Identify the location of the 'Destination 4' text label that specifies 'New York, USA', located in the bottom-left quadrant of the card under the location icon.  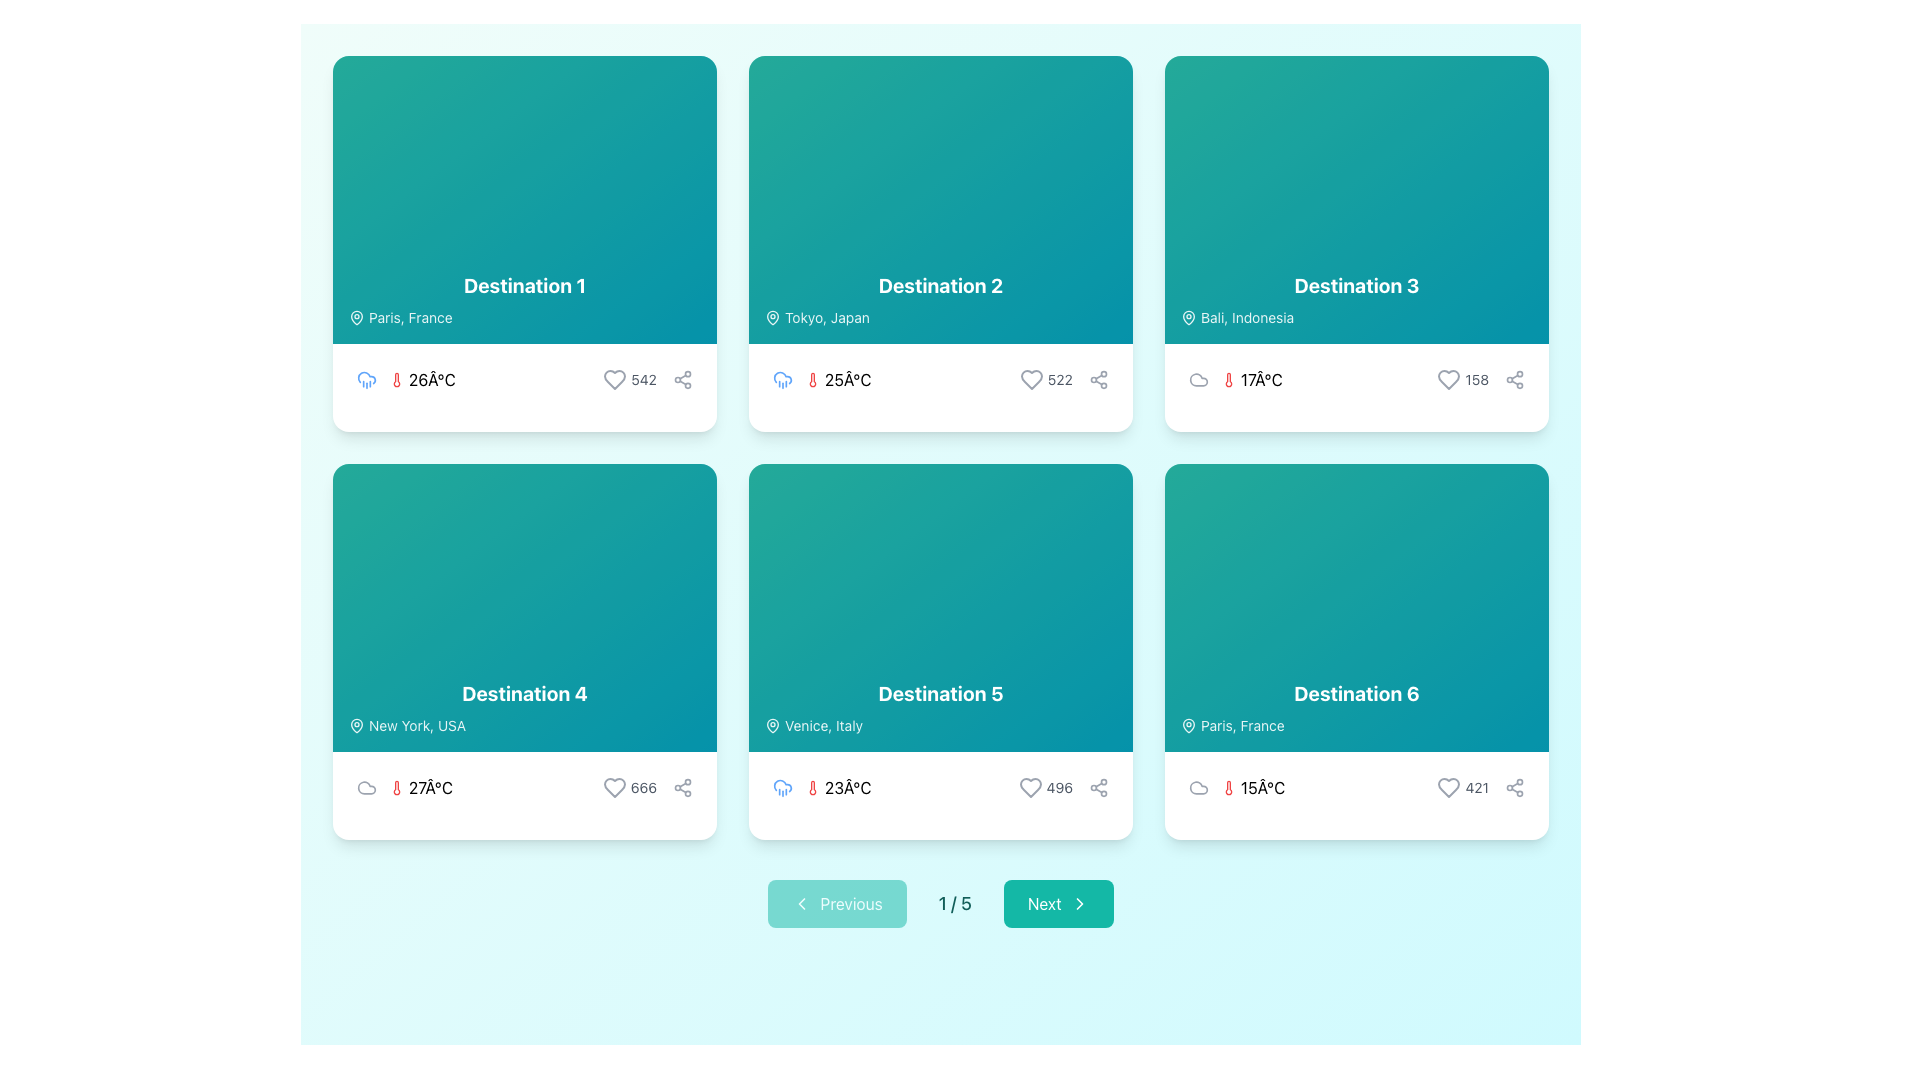
(416, 725).